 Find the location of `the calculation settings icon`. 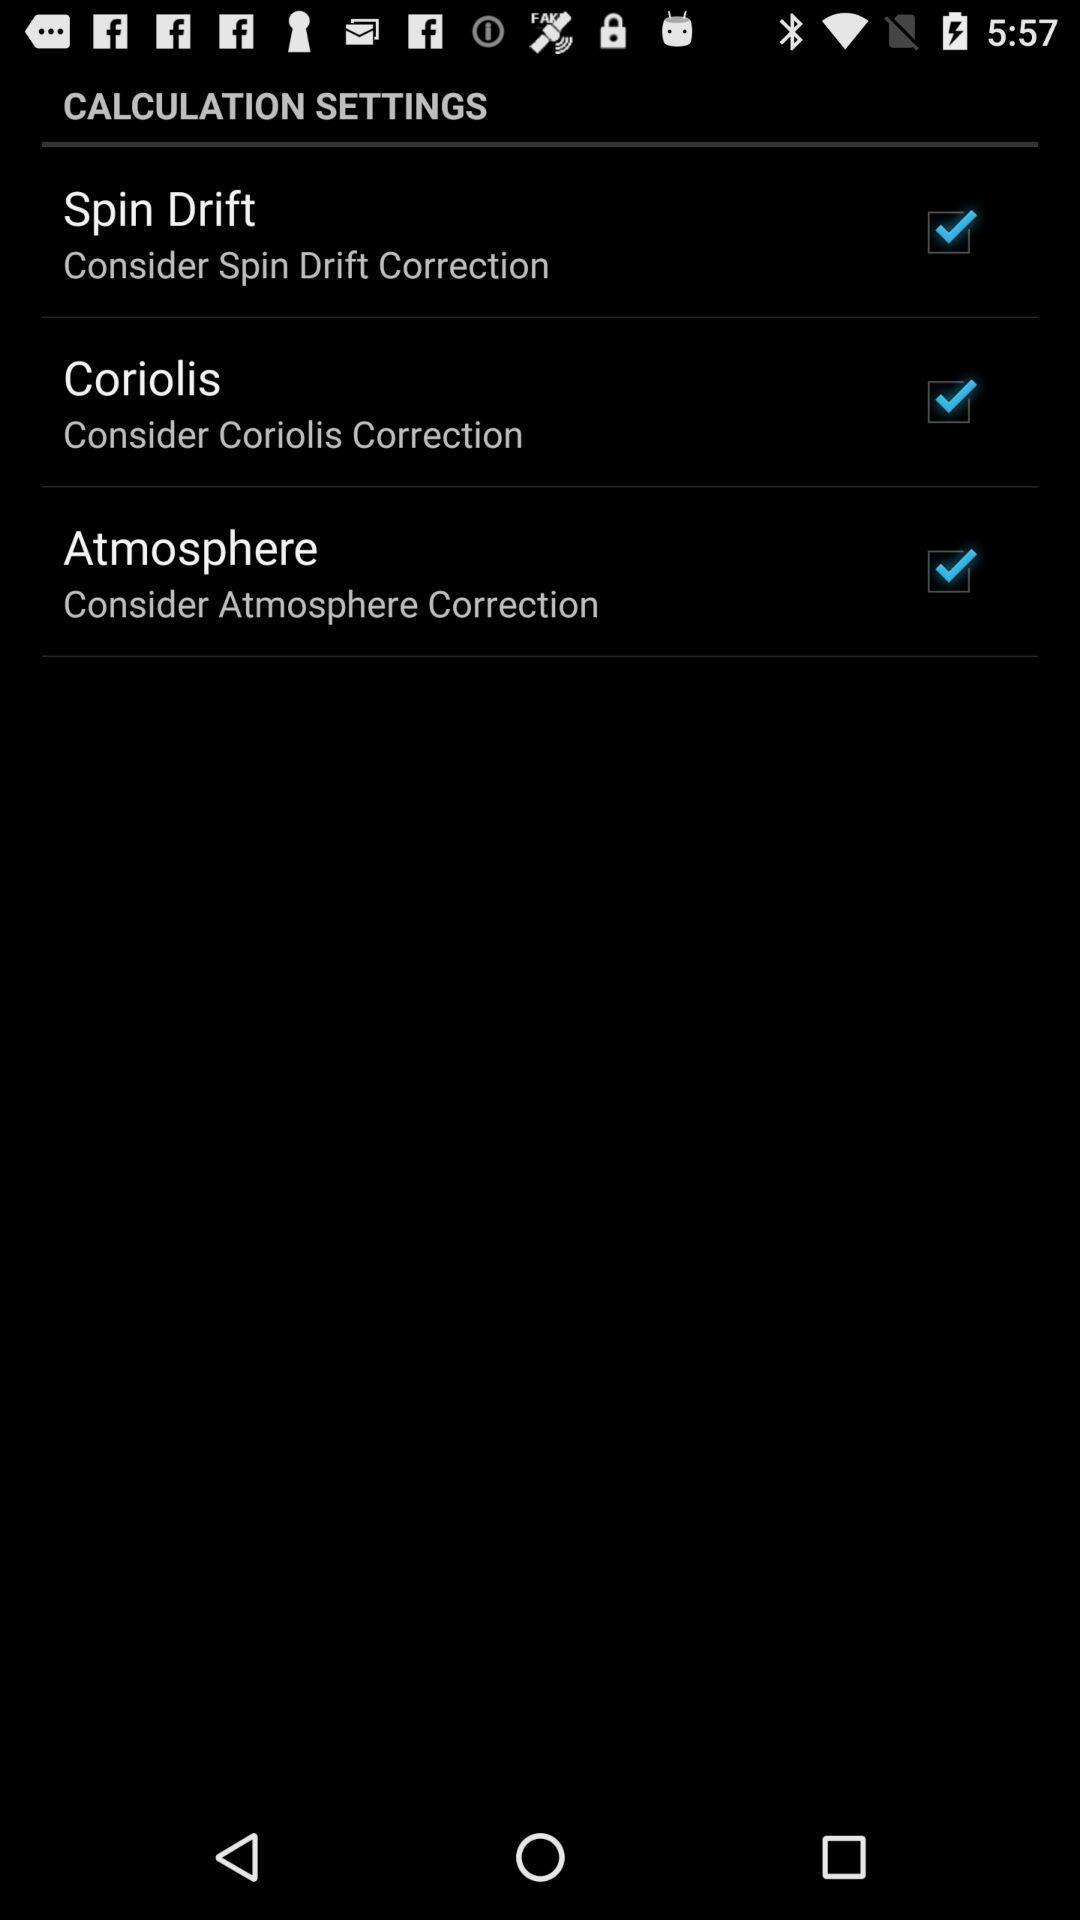

the calculation settings icon is located at coordinates (540, 104).